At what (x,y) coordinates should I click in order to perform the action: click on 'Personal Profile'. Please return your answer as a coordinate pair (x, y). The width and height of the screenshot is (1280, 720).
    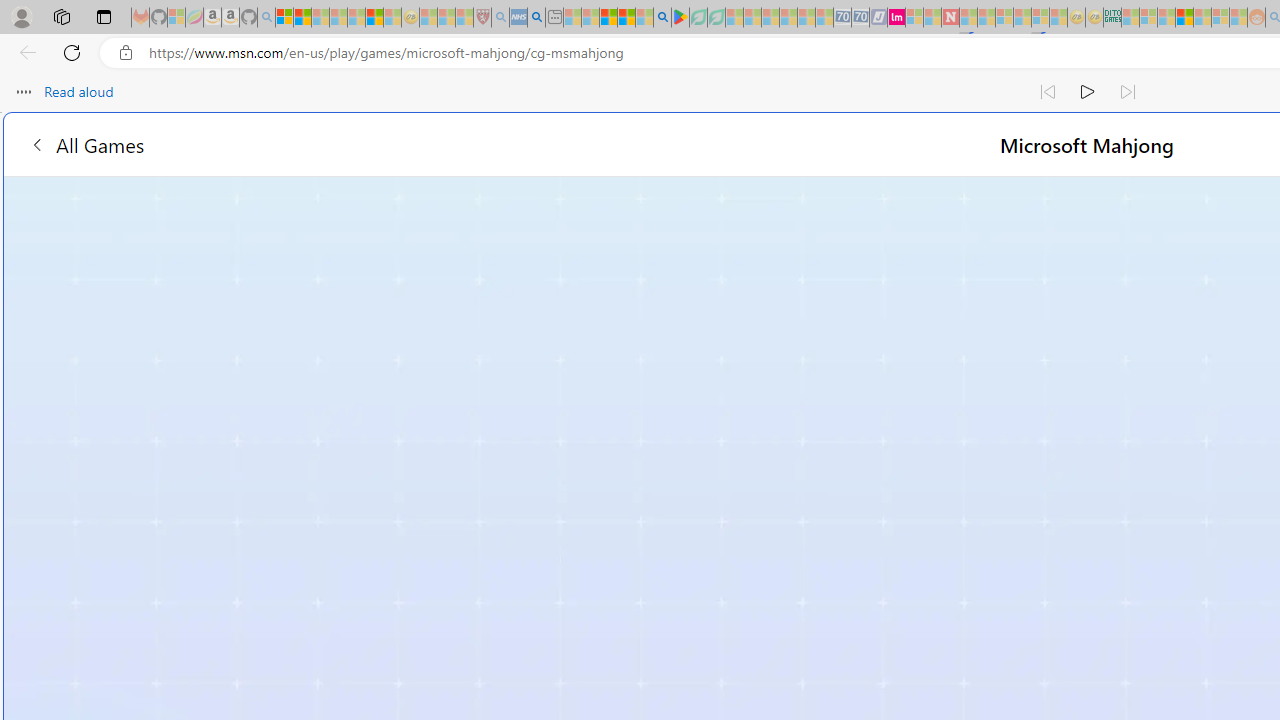
    Looking at the image, I should click on (21, 16).